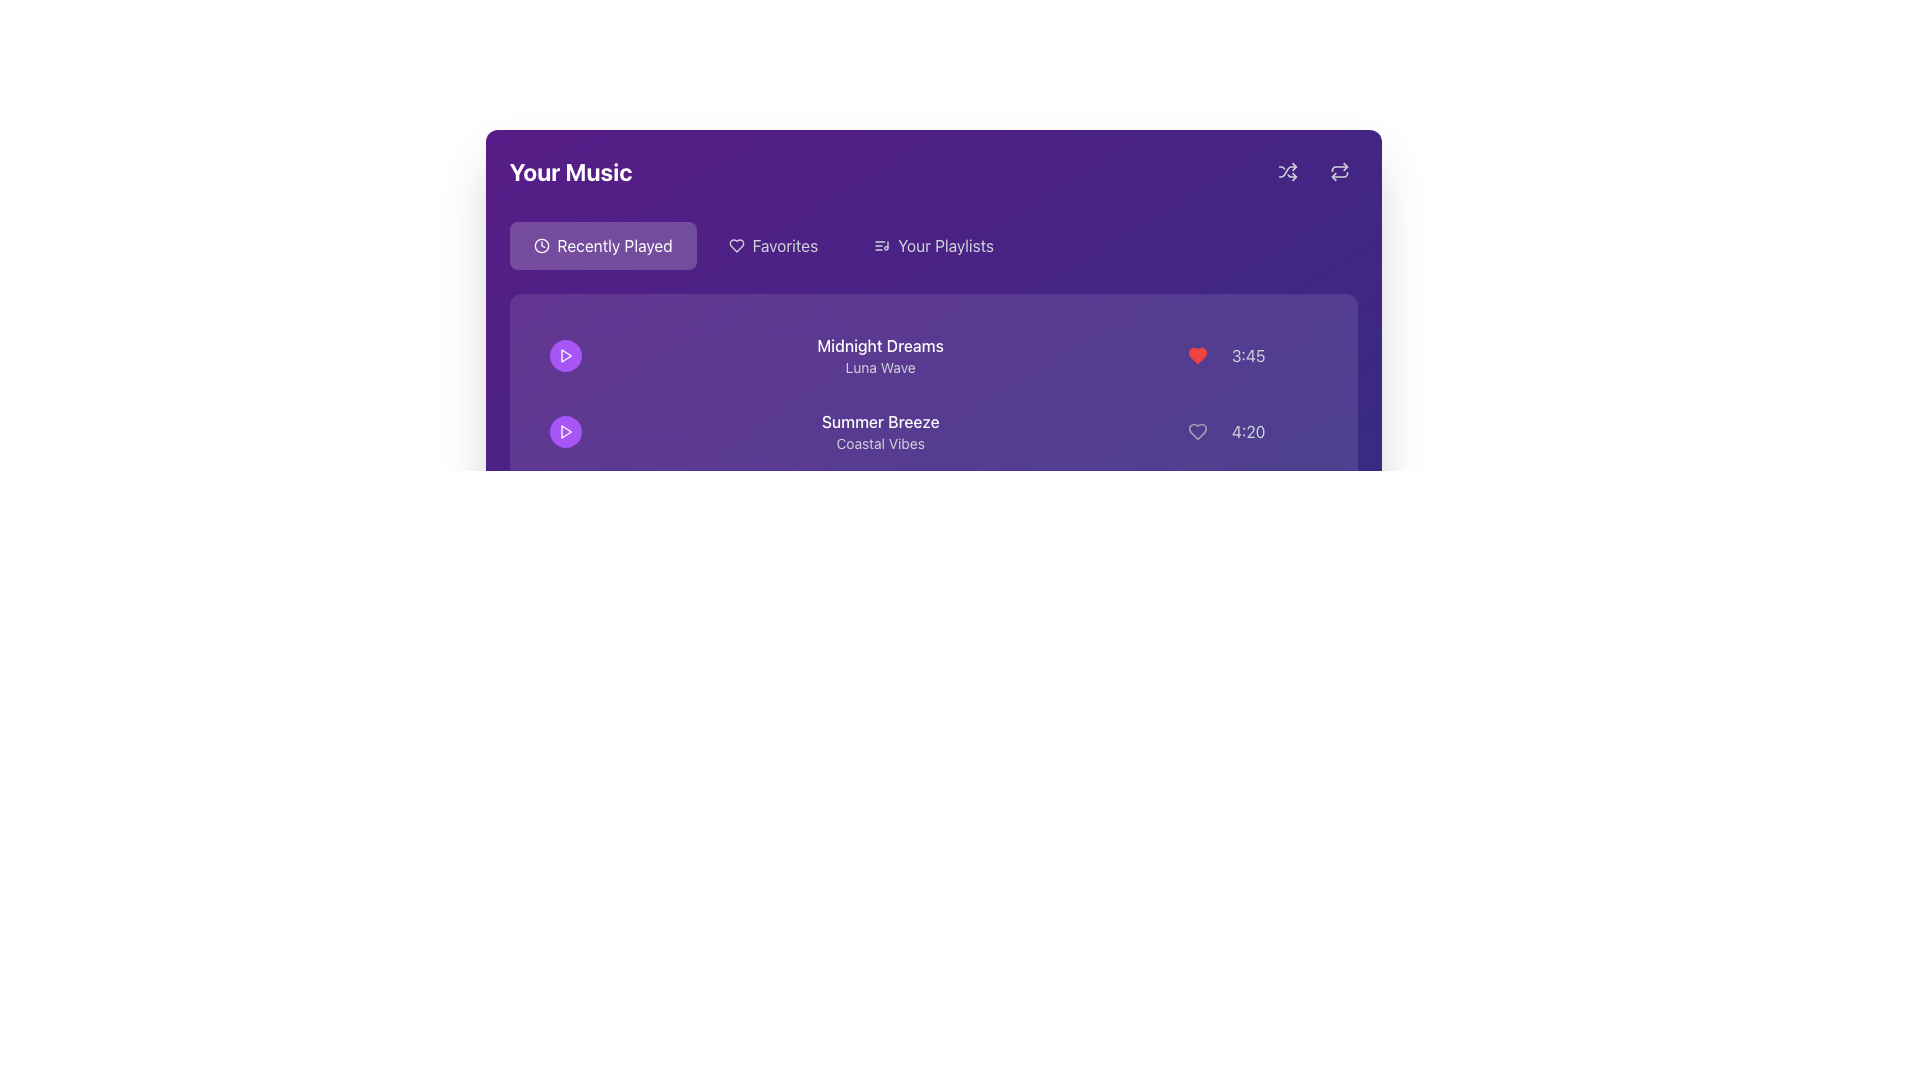 The width and height of the screenshot is (1920, 1080). Describe the element at coordinates (933, 245) in the screenshot. I see `the 'Playlists' button` at that location.